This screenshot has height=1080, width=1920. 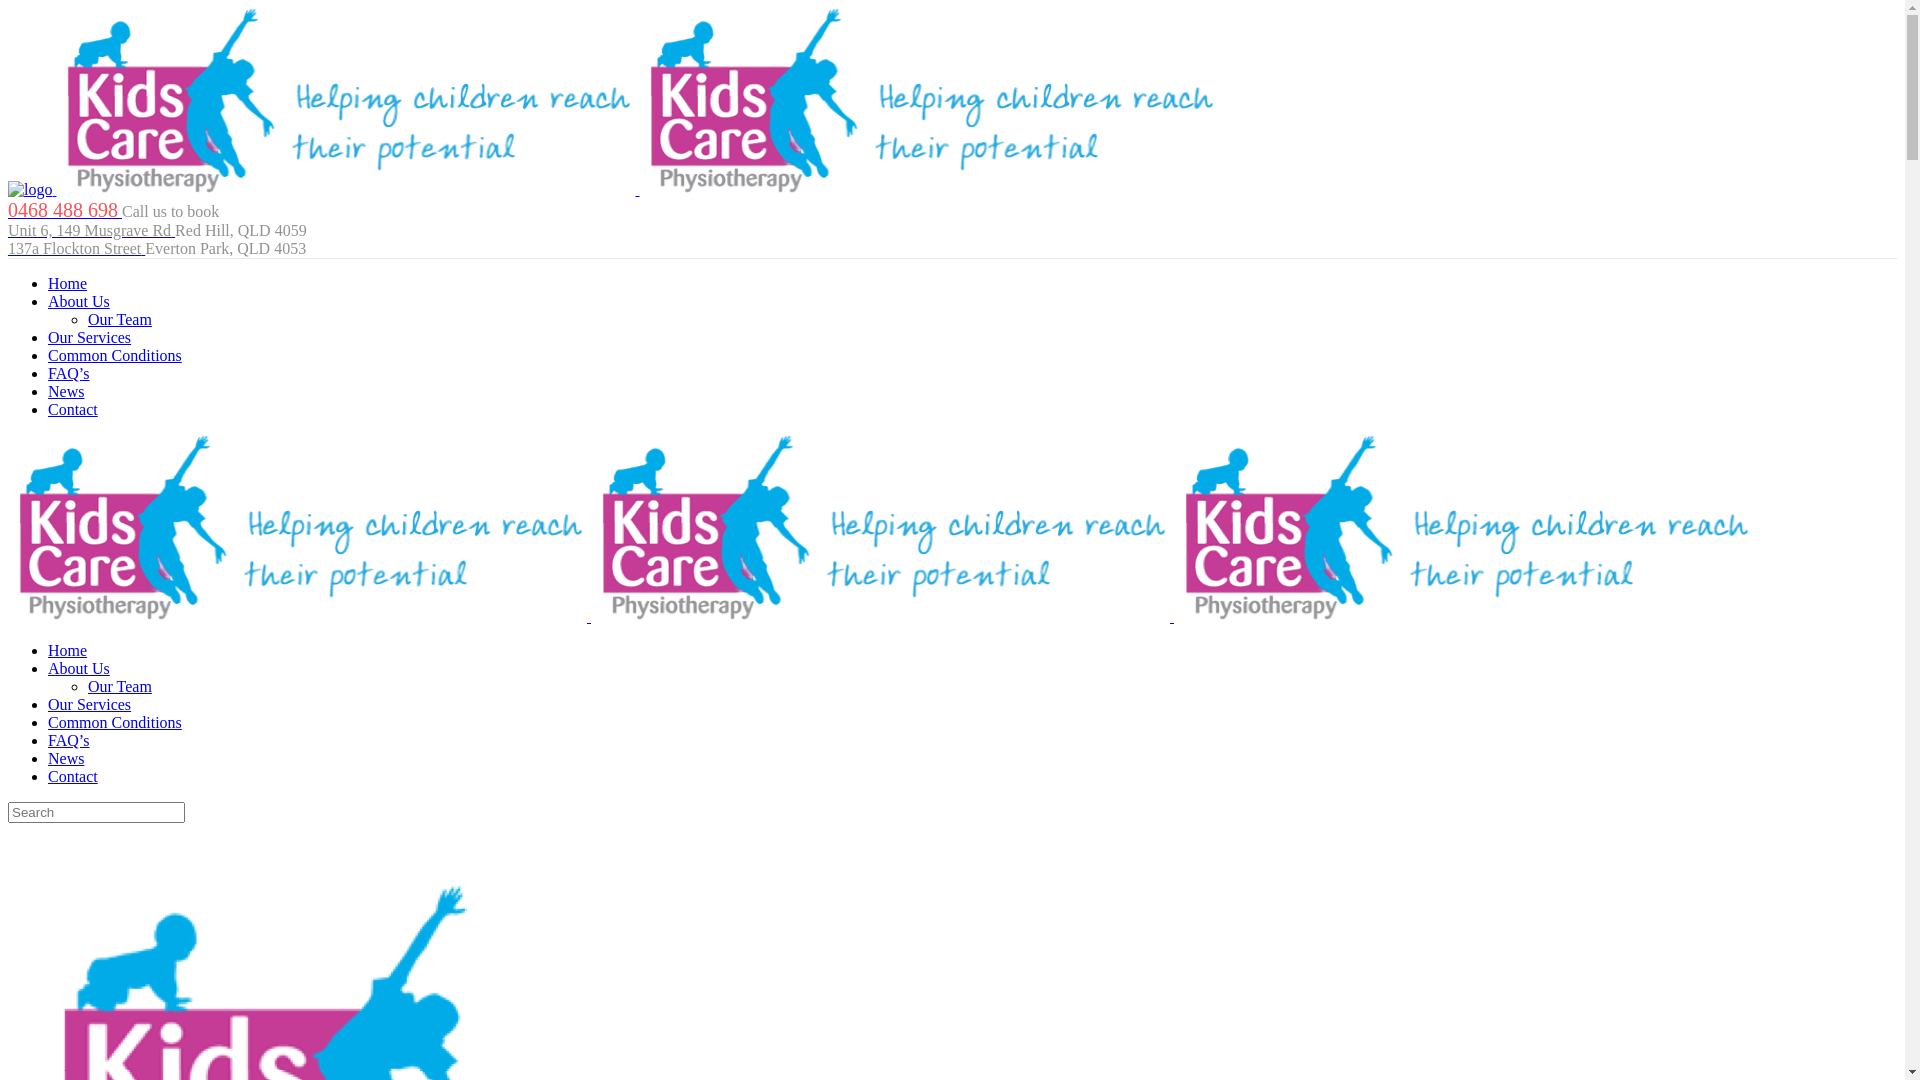 I want to click on 'Contact', so click(x=72, y=775).